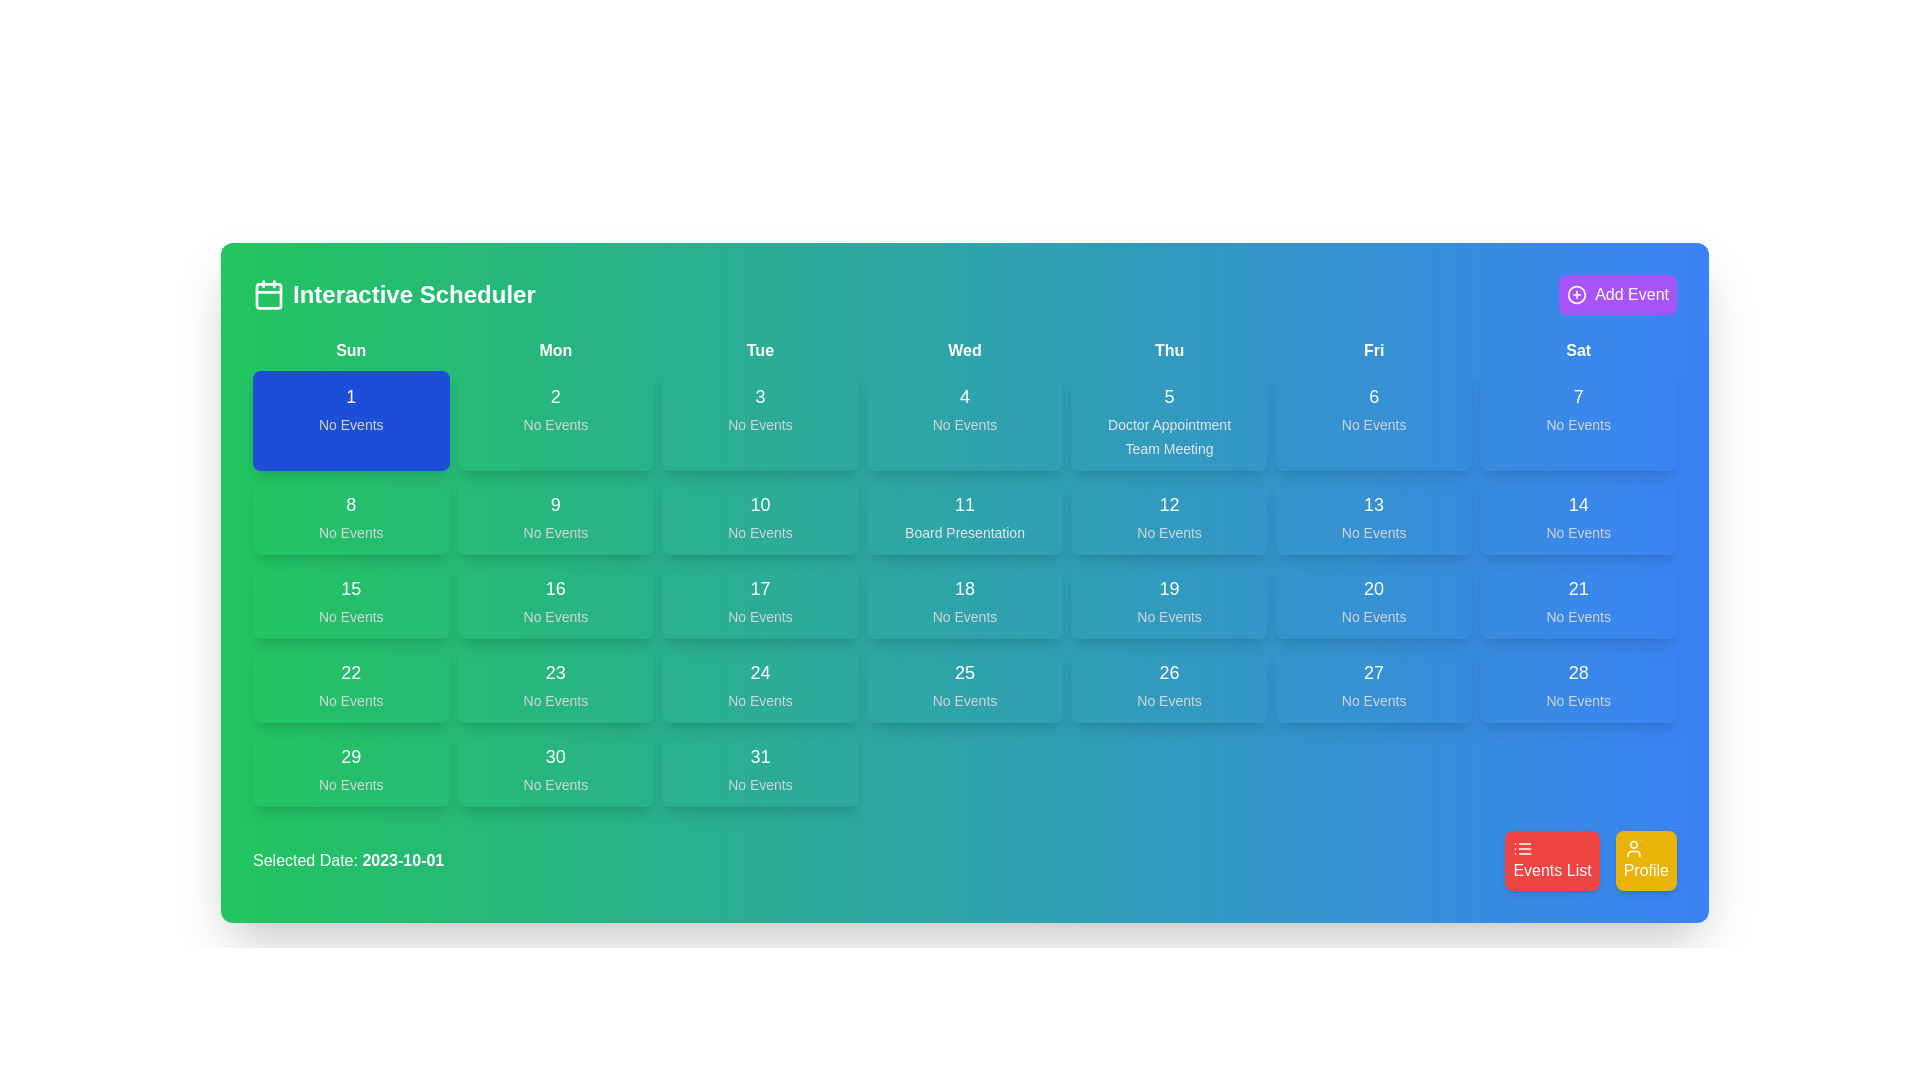  Describe the element at coordinates (555, 600) in the screenshot. I see `the calendar day display tile for the date 16, which has a light green background and displays 'No Events' below the number '16'` at that location.